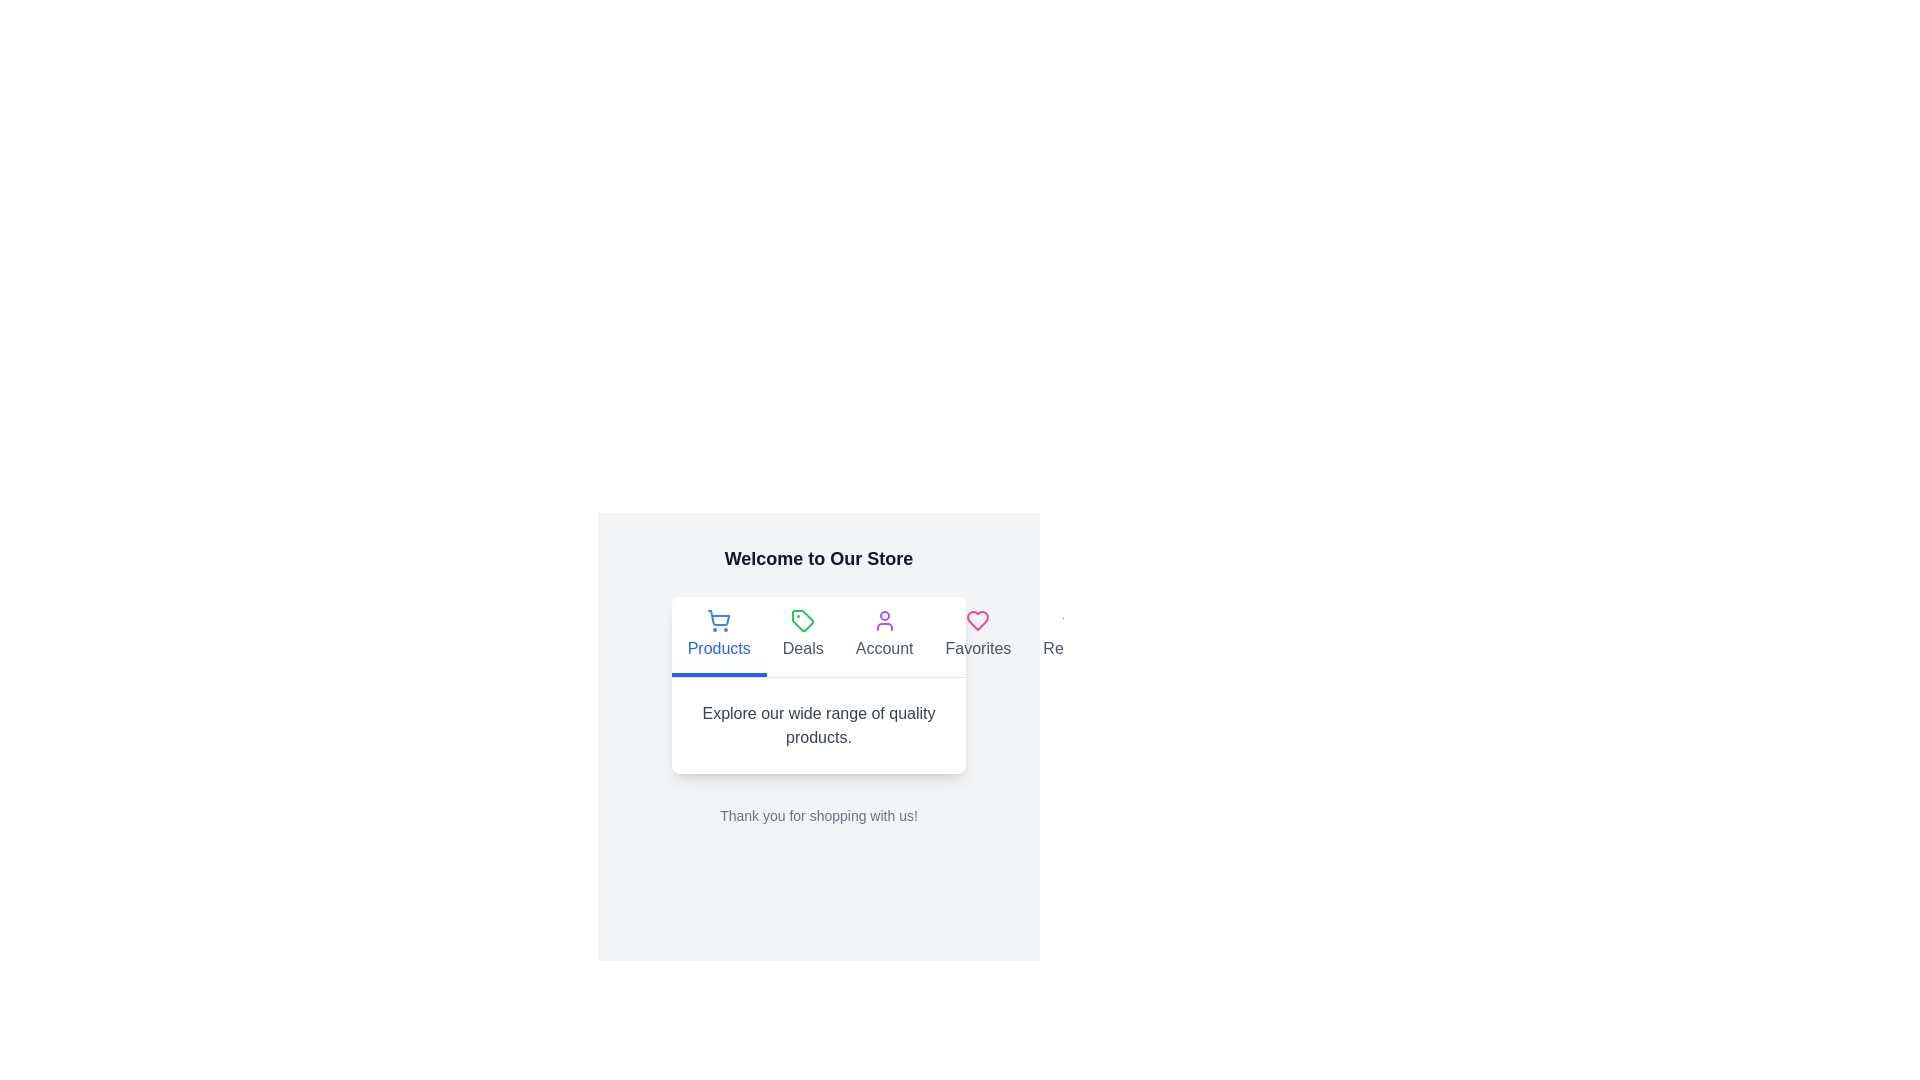 This screenshot has height=1080, width=1920. What do you see at coordinates (802, 620) in the screenshot?
I see `the navigation icon for the 'Deals' section, which is the second icon from the left in the navigation area` at bounding box center [802, 620].